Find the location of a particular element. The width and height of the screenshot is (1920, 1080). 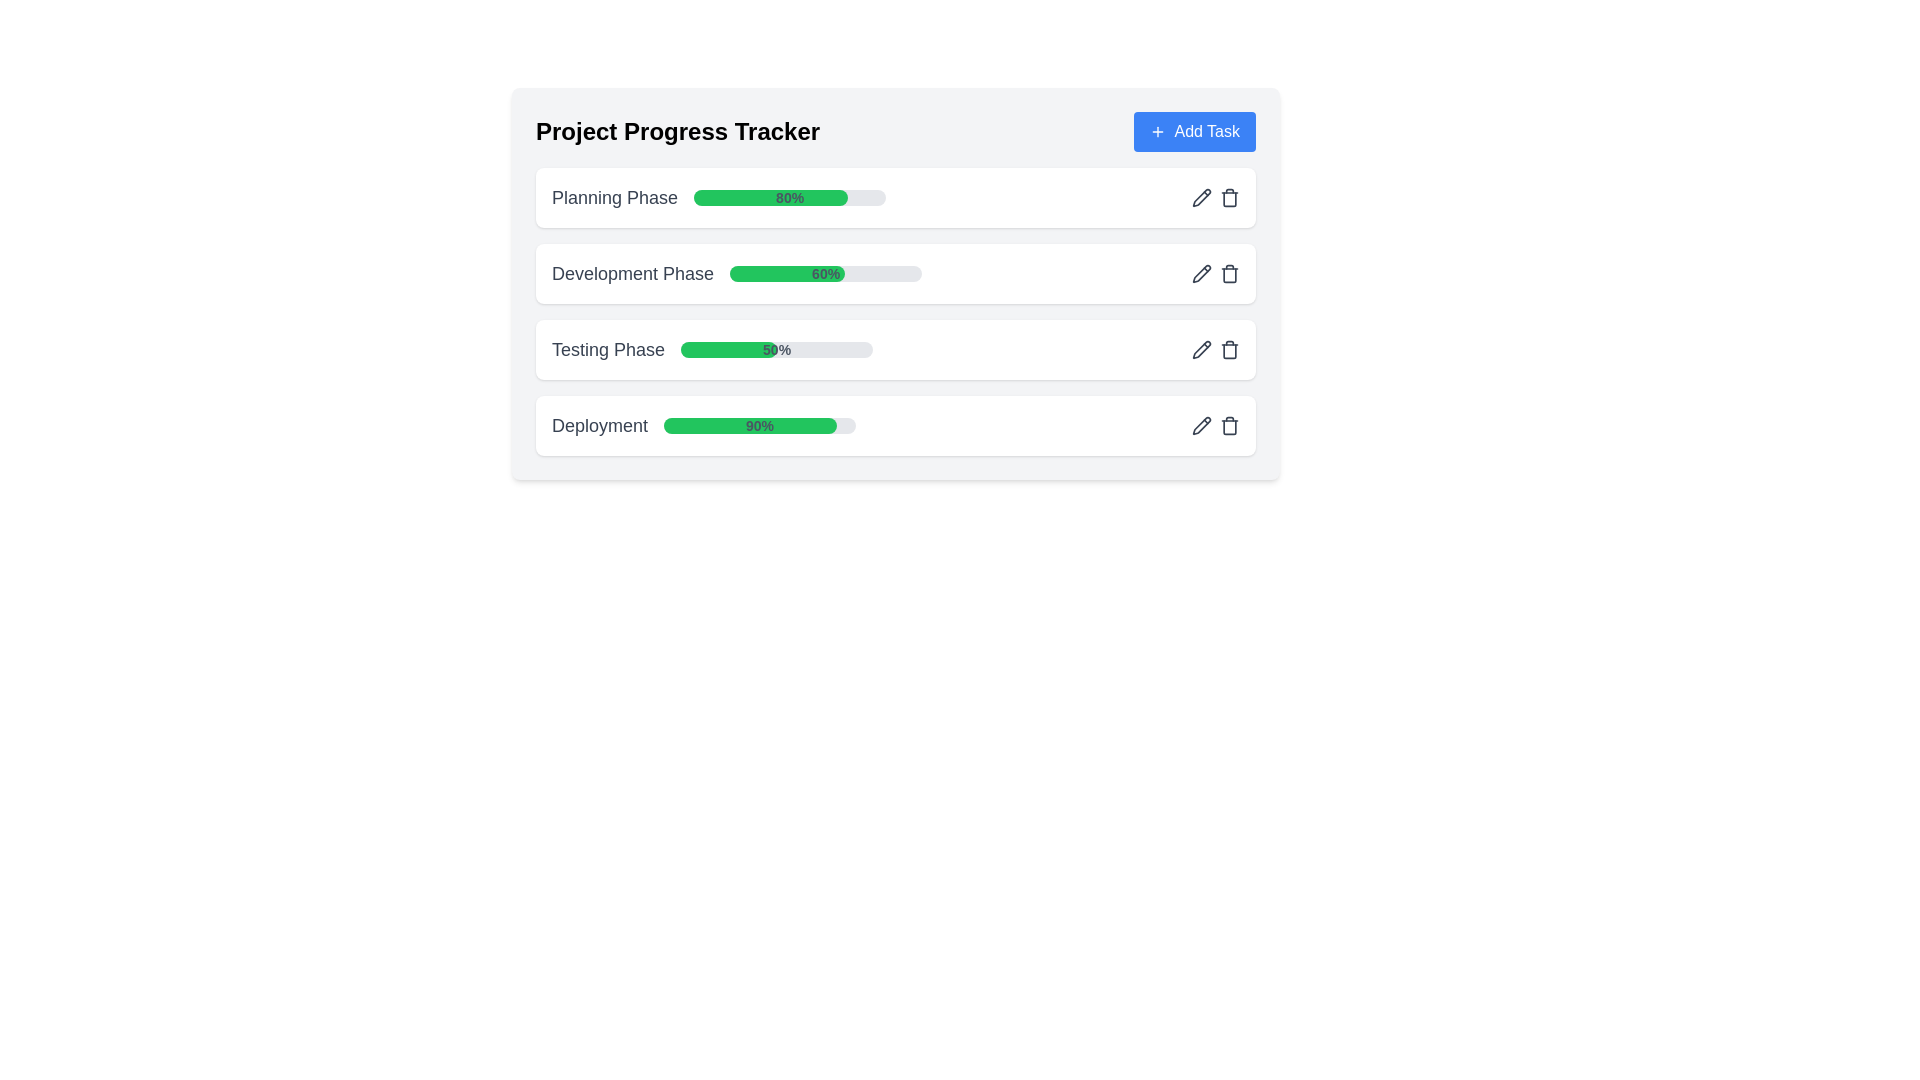

the delete icon in the third row of the task list is located at coordinates (1228, 273).